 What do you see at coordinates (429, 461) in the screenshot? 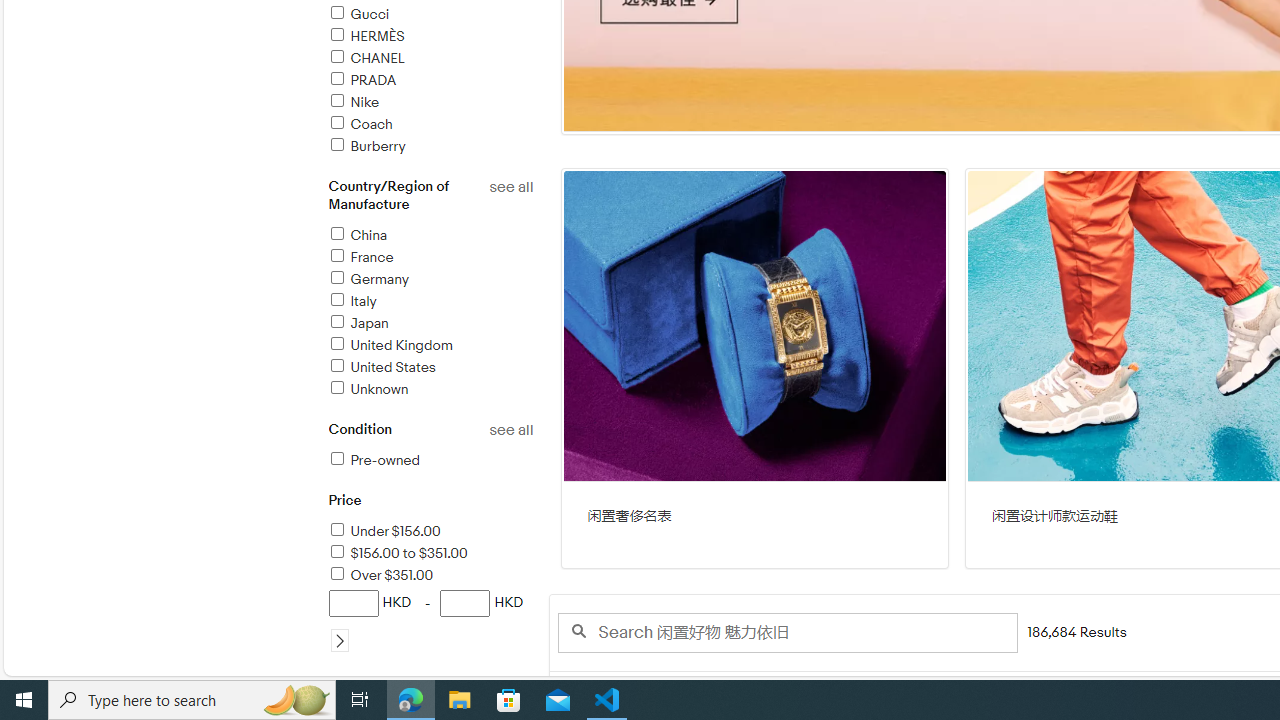
I see `'Pre-owned'` at bounding box center [429, 461].